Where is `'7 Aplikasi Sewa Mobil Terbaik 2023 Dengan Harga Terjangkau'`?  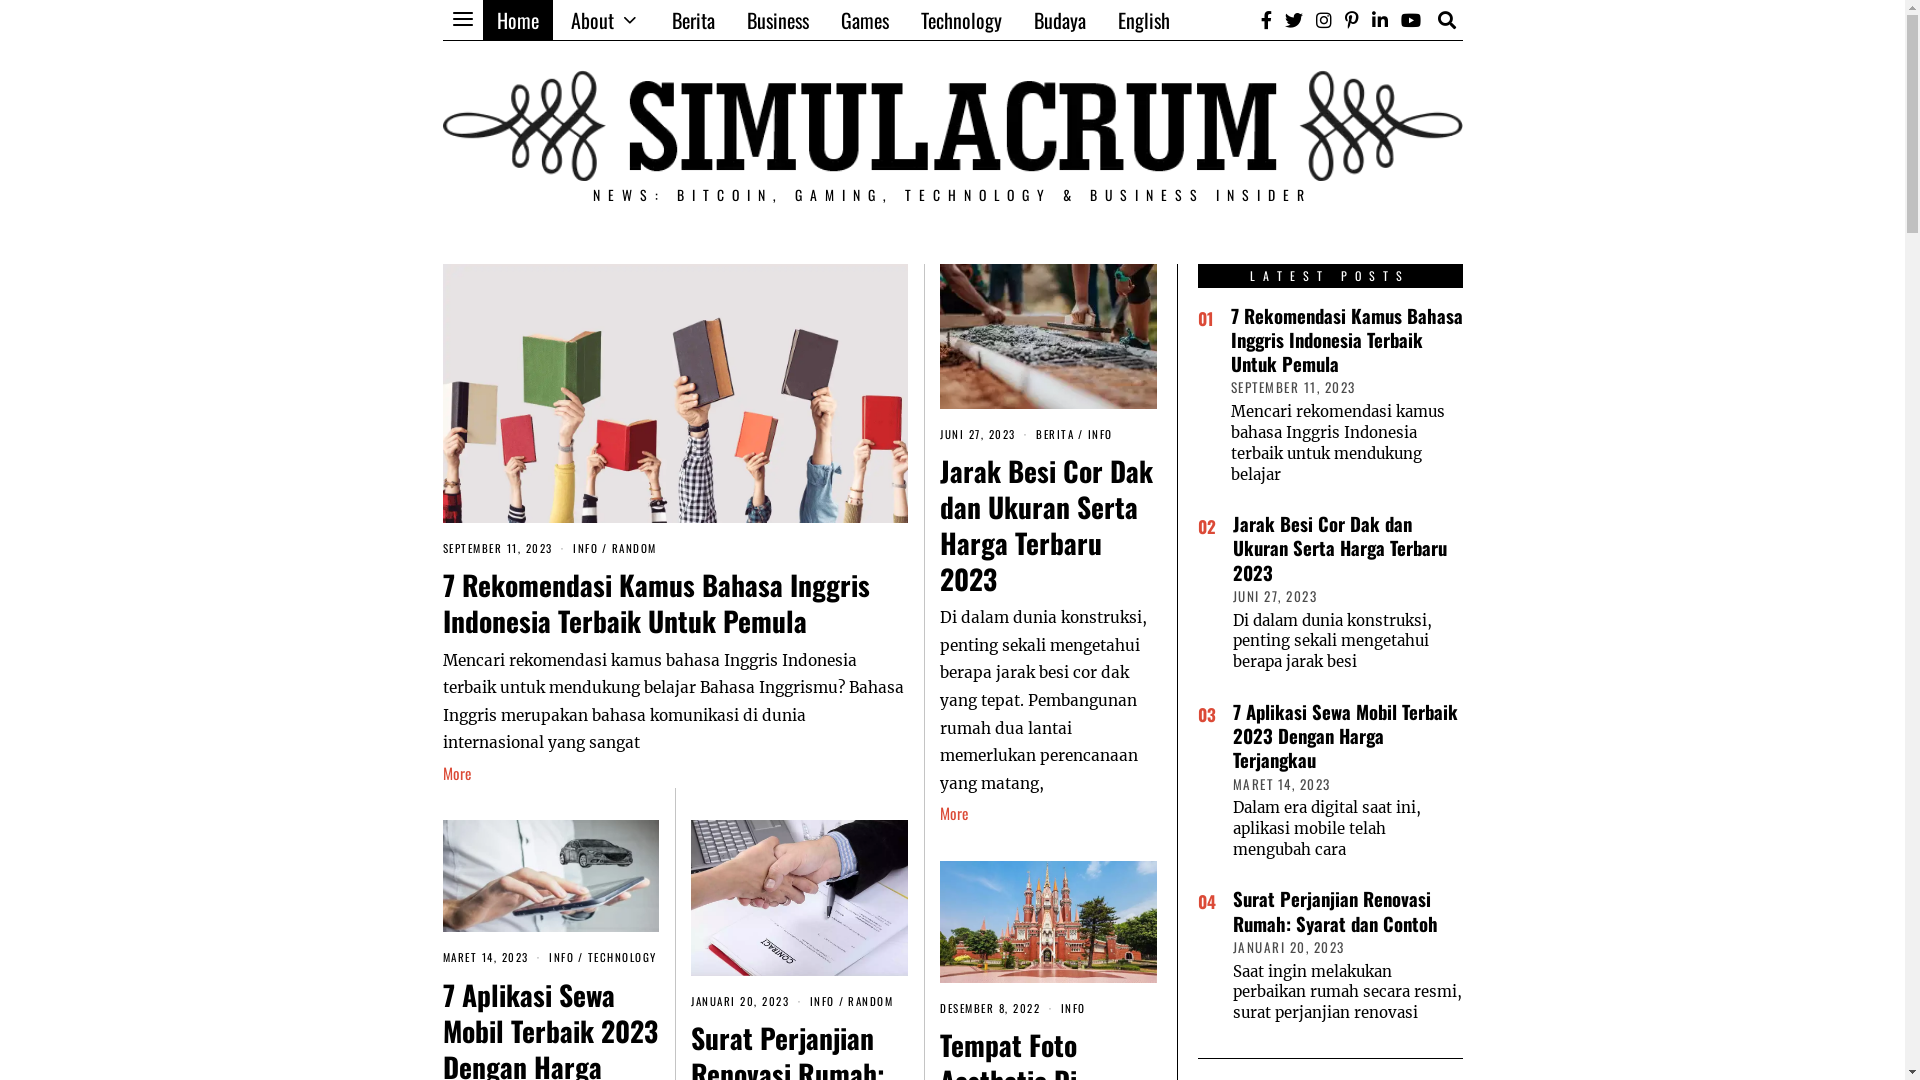 '7 Aplikasi Sewa Mobil Terbaik 2023 Dengan Harga Terjangkau' is located at coordinates (1344, 736).